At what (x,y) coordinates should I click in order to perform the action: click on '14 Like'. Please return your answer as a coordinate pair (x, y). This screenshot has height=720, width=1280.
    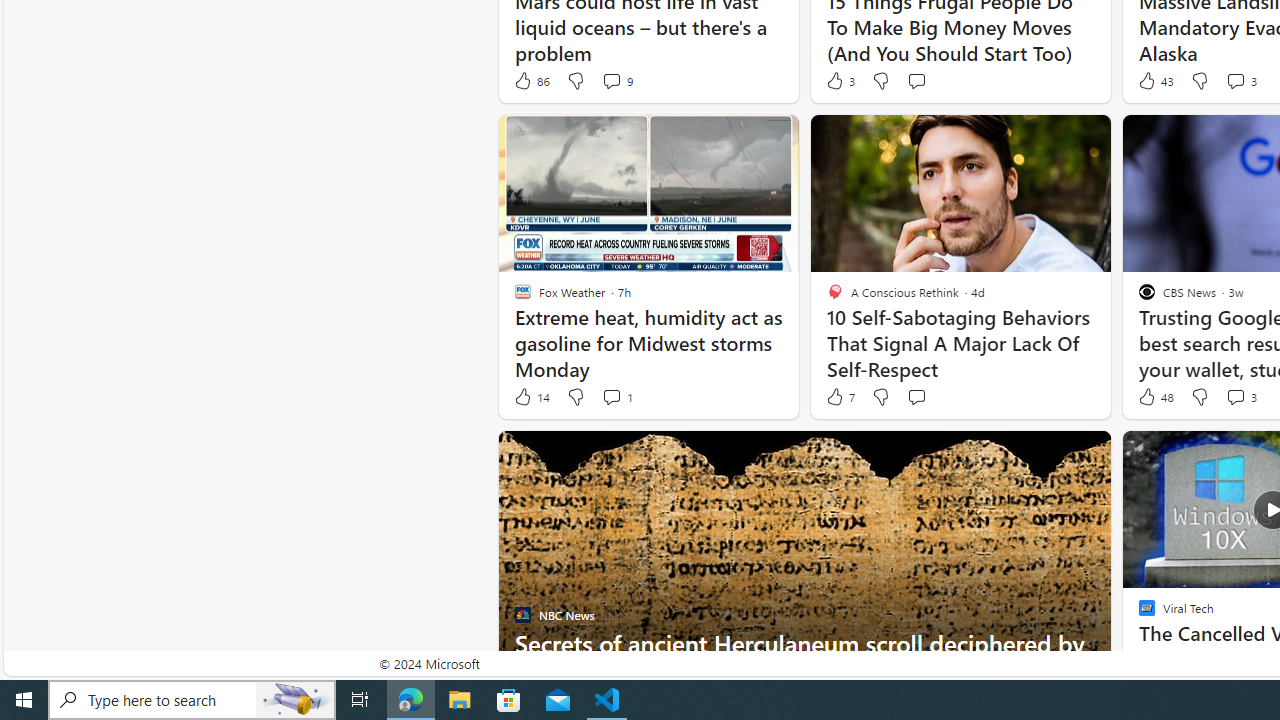
    Looking at the image, I should click on (531, 397).